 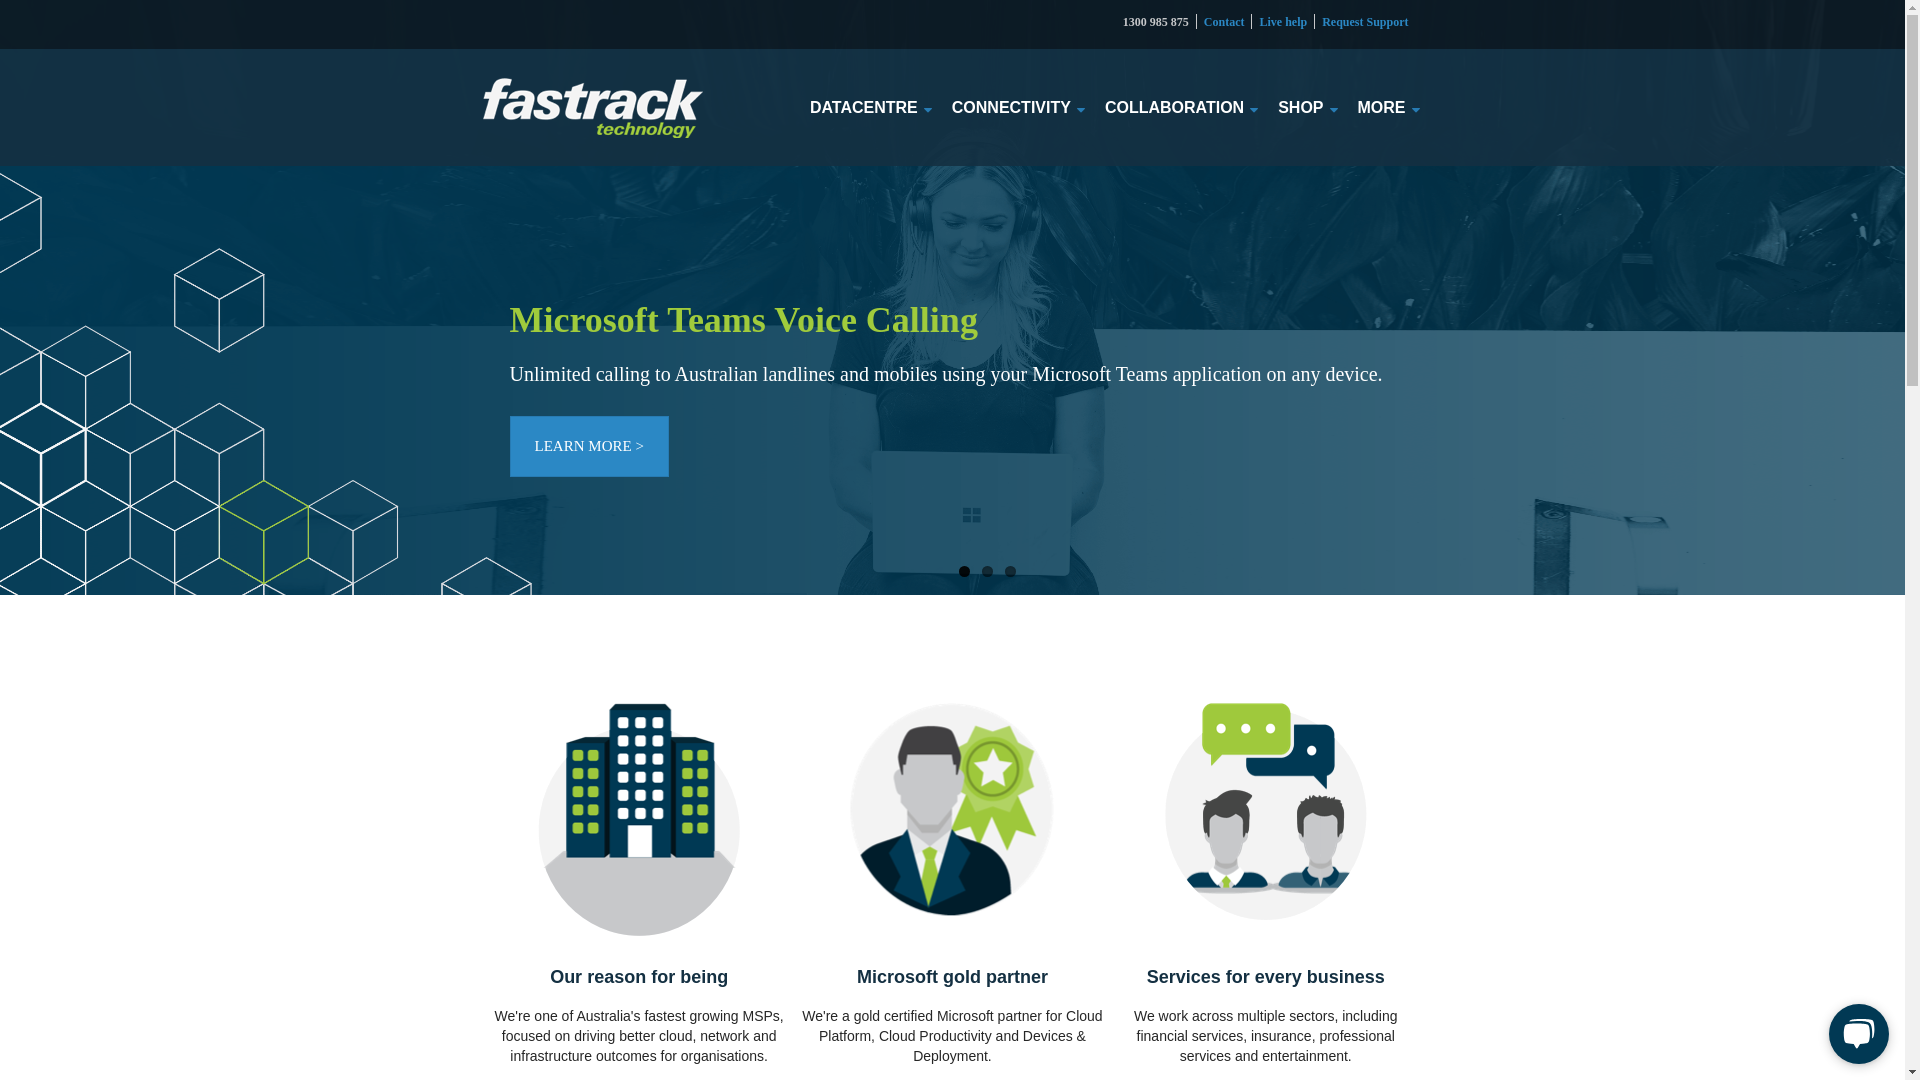 I want to click on 'SHOP', so click(x=1300, y=107).